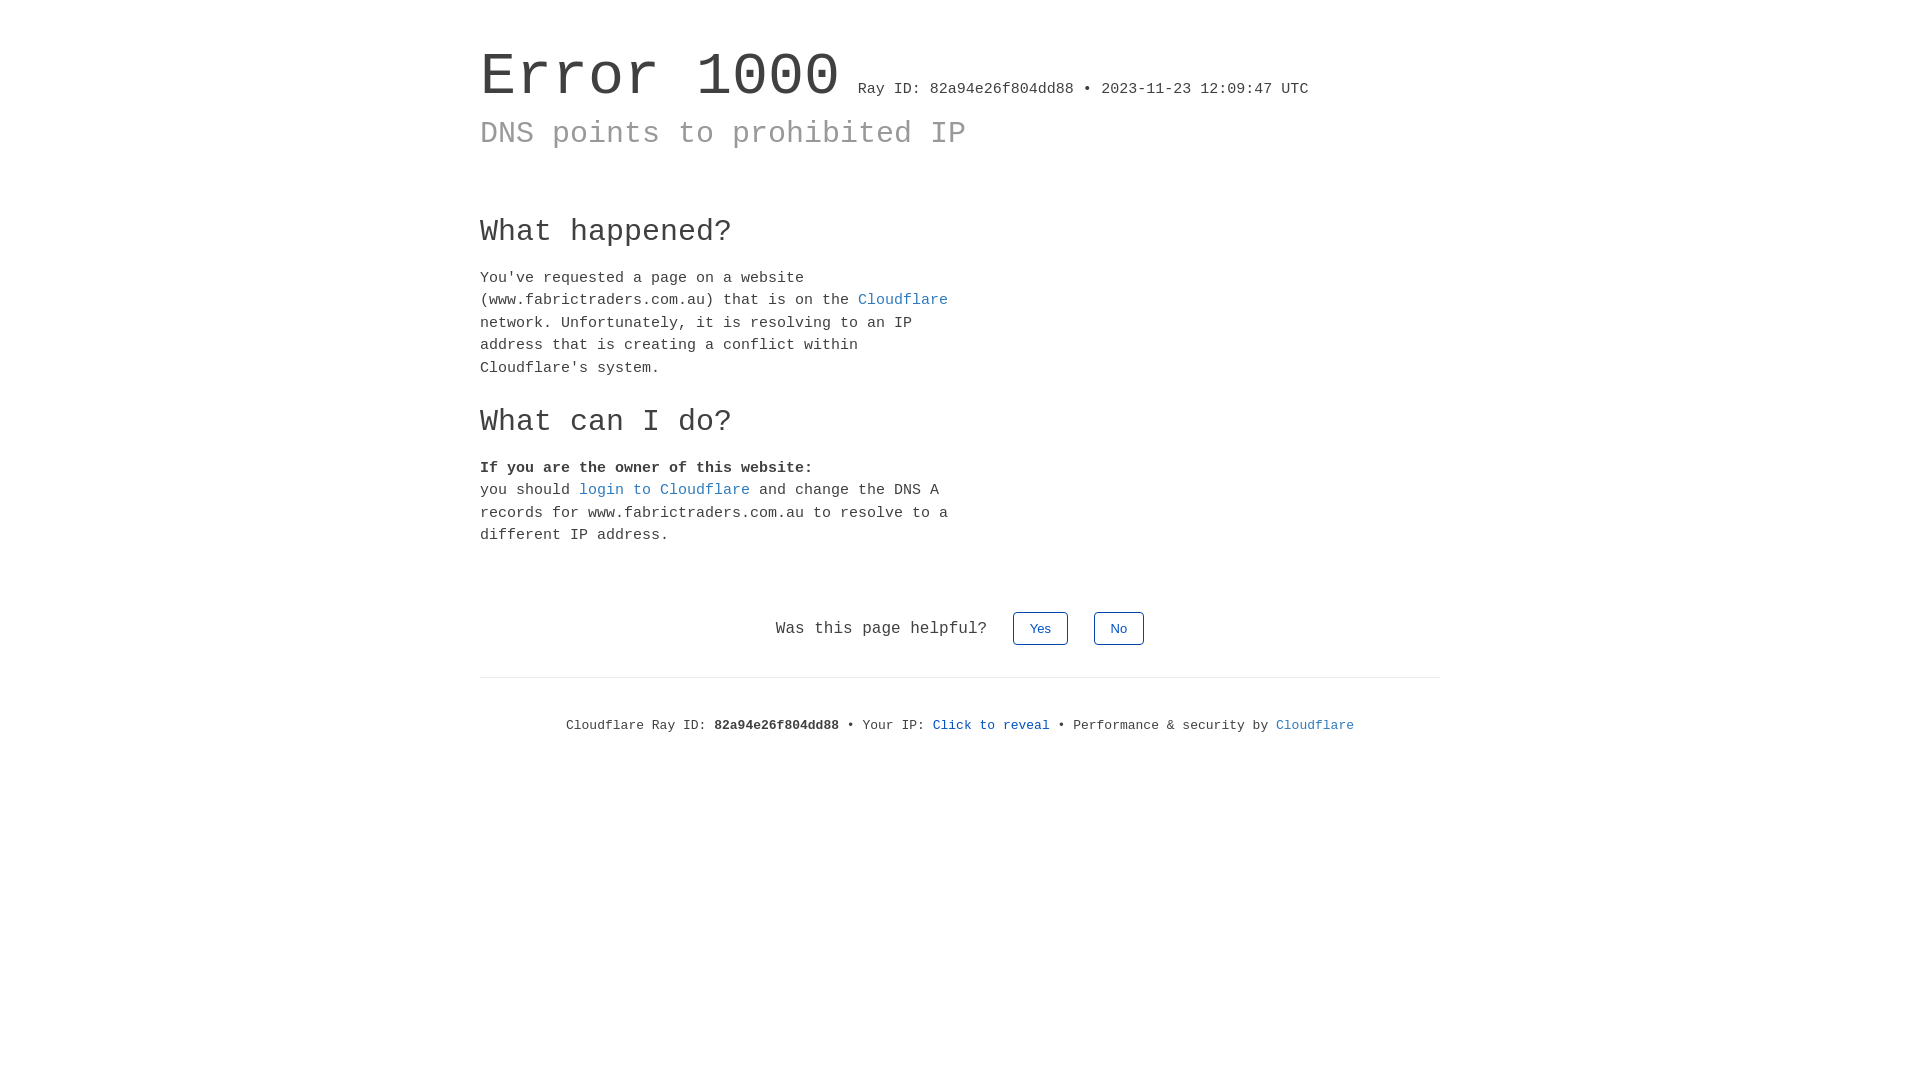 This screenshot has height=1080, width=1920. Describe the element at coordinates (931, 725) in the screenshot. I see `'Click to reveal'` at that location.